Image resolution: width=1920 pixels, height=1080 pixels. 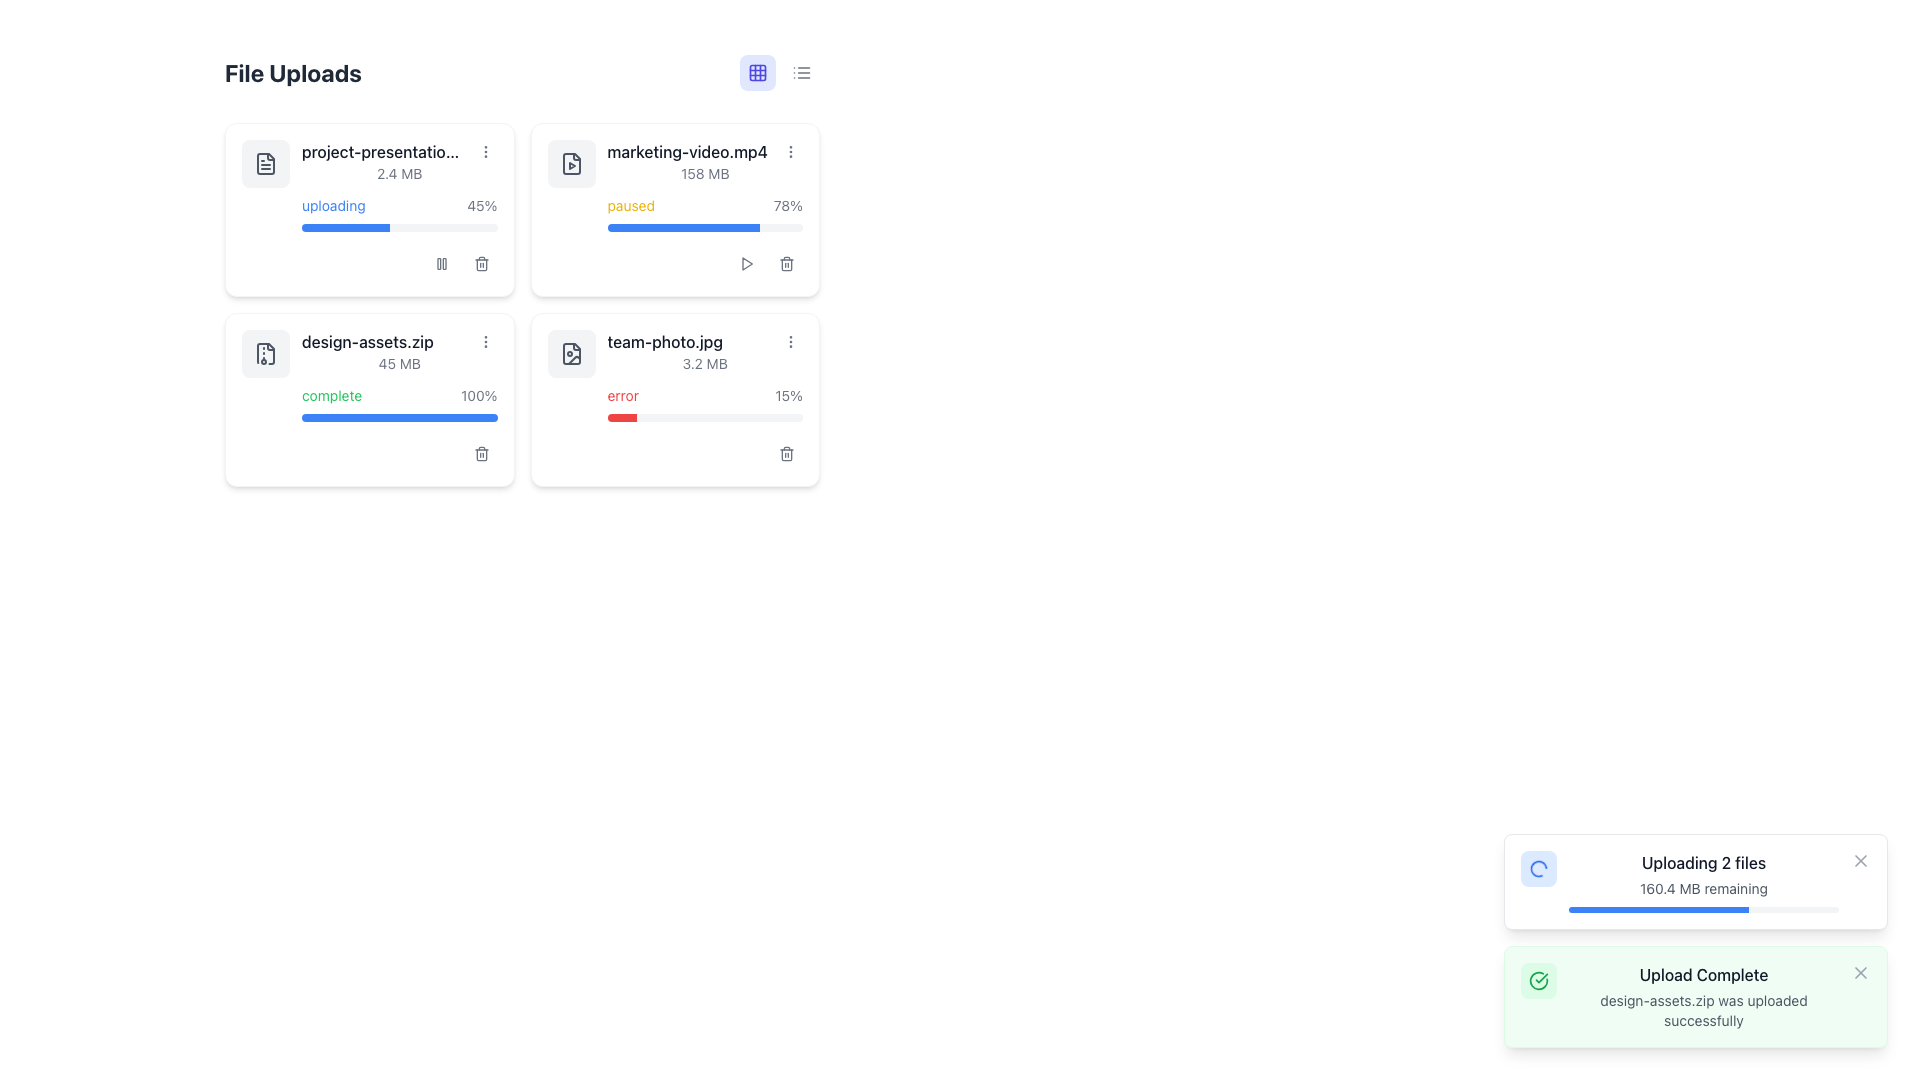 I want to click on the Text label that informs the user about the ongoing process of uploading two files, located in the upper section of the notification card, so click(x=1703, y=862).